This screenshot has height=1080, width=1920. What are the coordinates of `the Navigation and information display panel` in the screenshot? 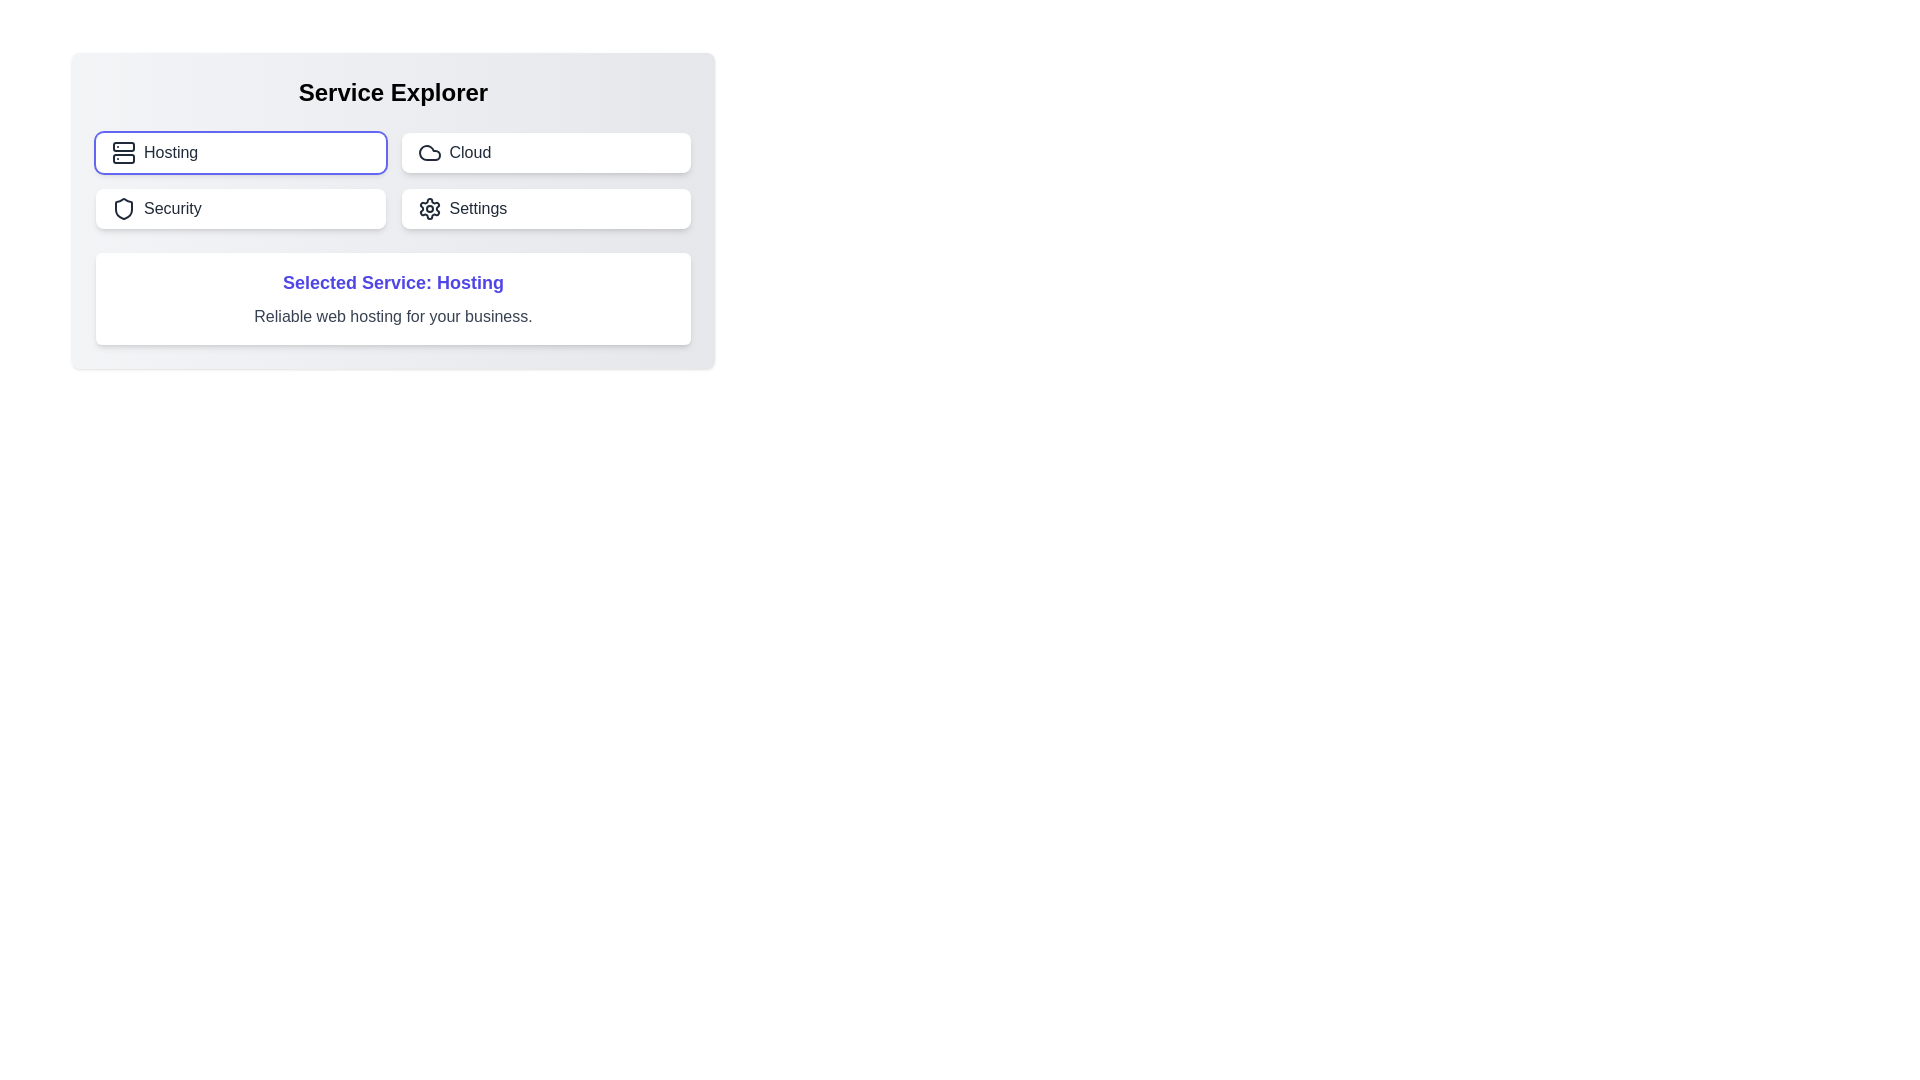 It's located at (393, 211).